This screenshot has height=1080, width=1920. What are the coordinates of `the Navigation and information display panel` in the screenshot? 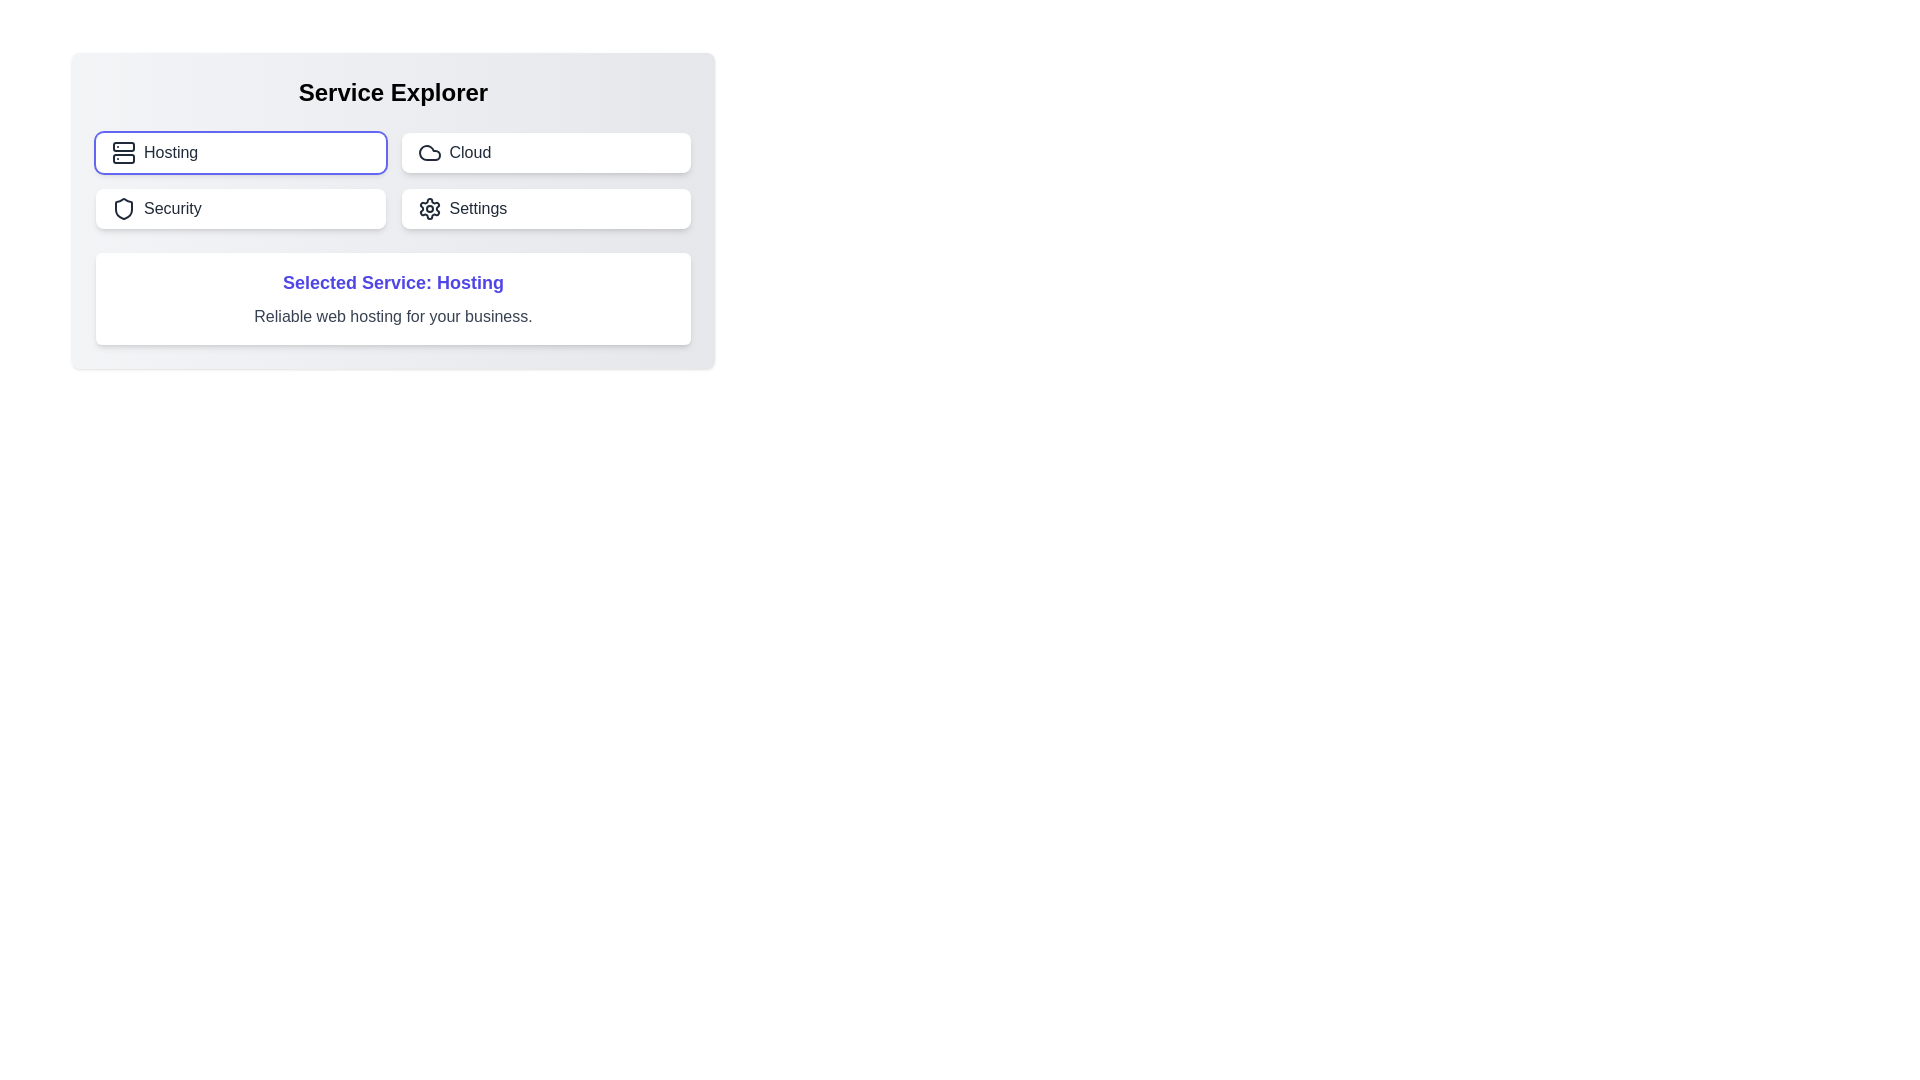 It's located at (393, 211).